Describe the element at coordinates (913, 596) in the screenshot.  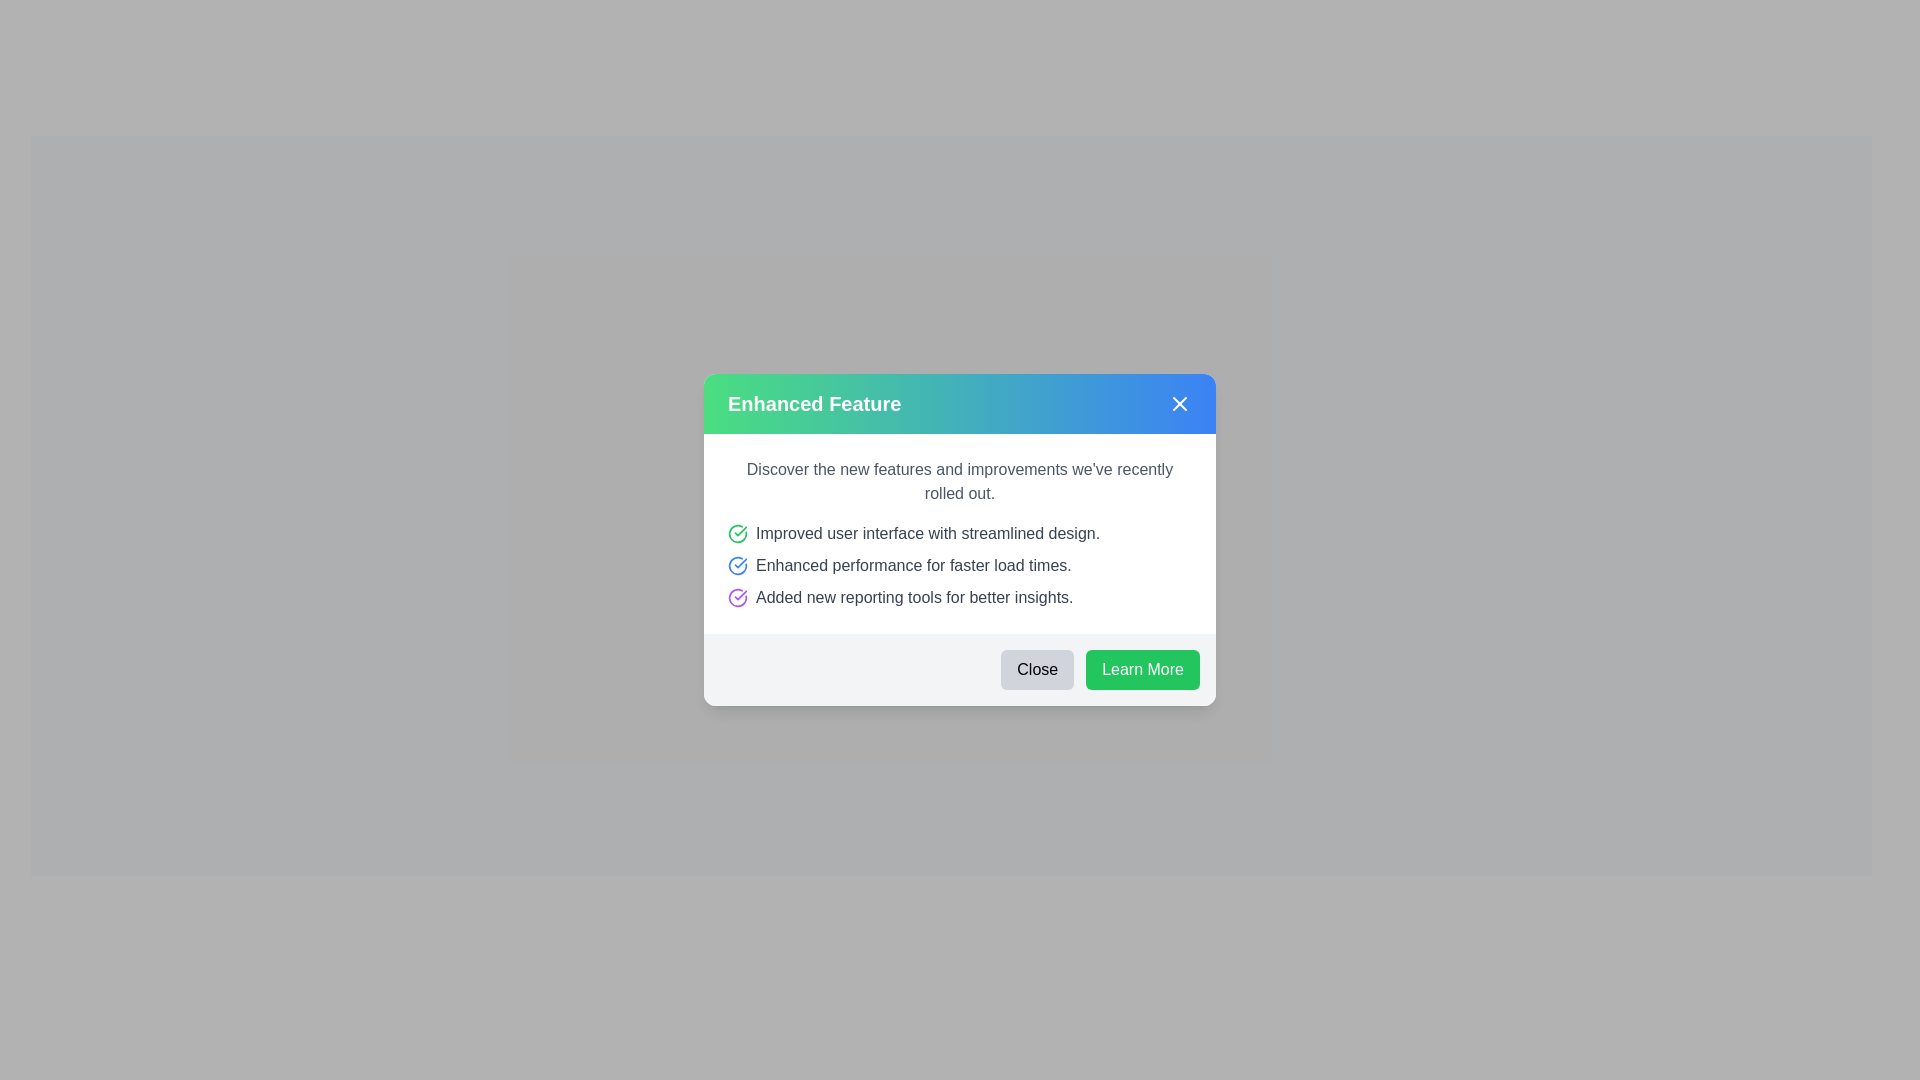
I see `the descriptive text label that informs the user about newly added reporting tools, which is the third item in a vertical list within a modal window` at that location.